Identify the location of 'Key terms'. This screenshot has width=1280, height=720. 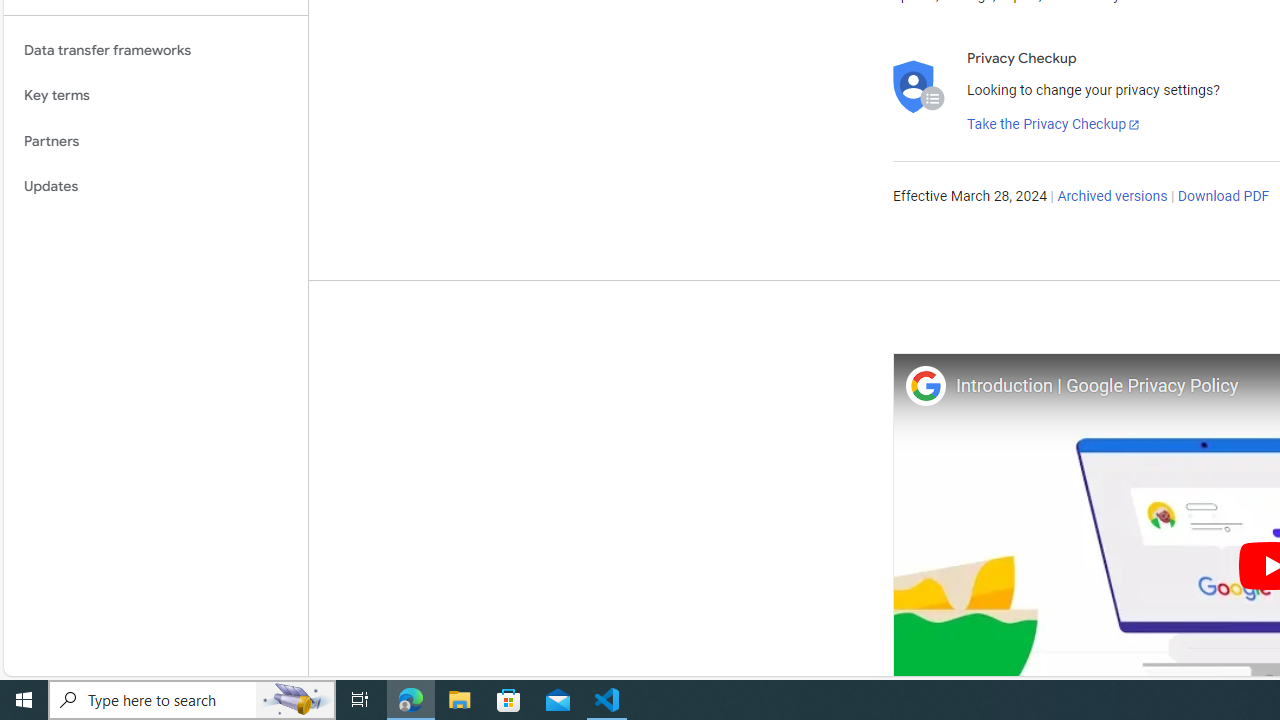
(155, 95).